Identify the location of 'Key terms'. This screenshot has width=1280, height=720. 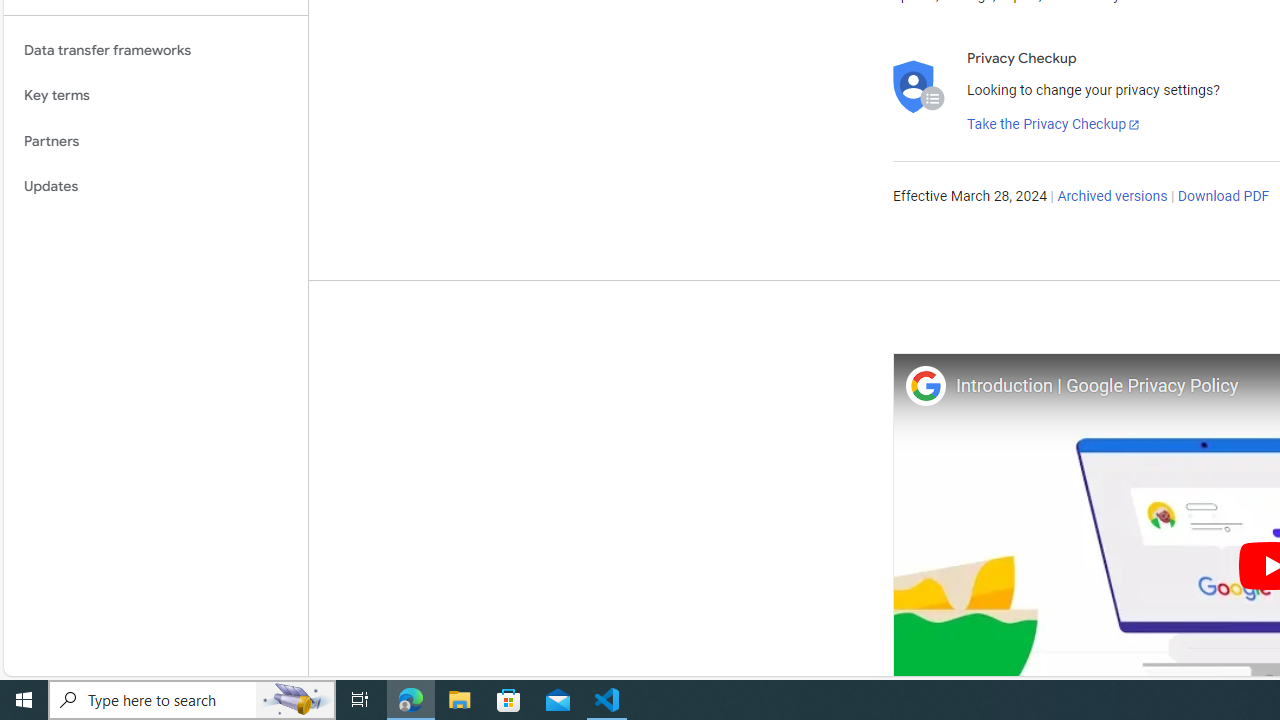
(155, 95).